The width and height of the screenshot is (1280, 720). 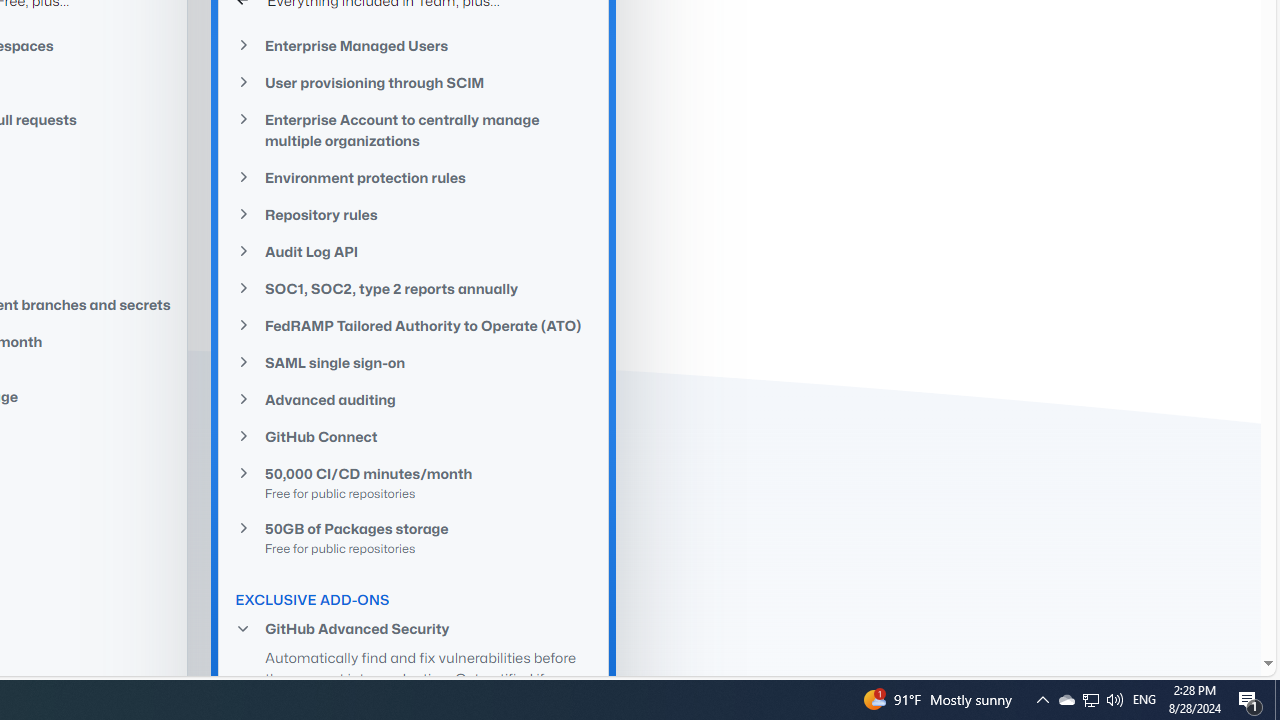 I want to click on '50GB of Packages storage Free for public repositories', so click(x=413, y=536).